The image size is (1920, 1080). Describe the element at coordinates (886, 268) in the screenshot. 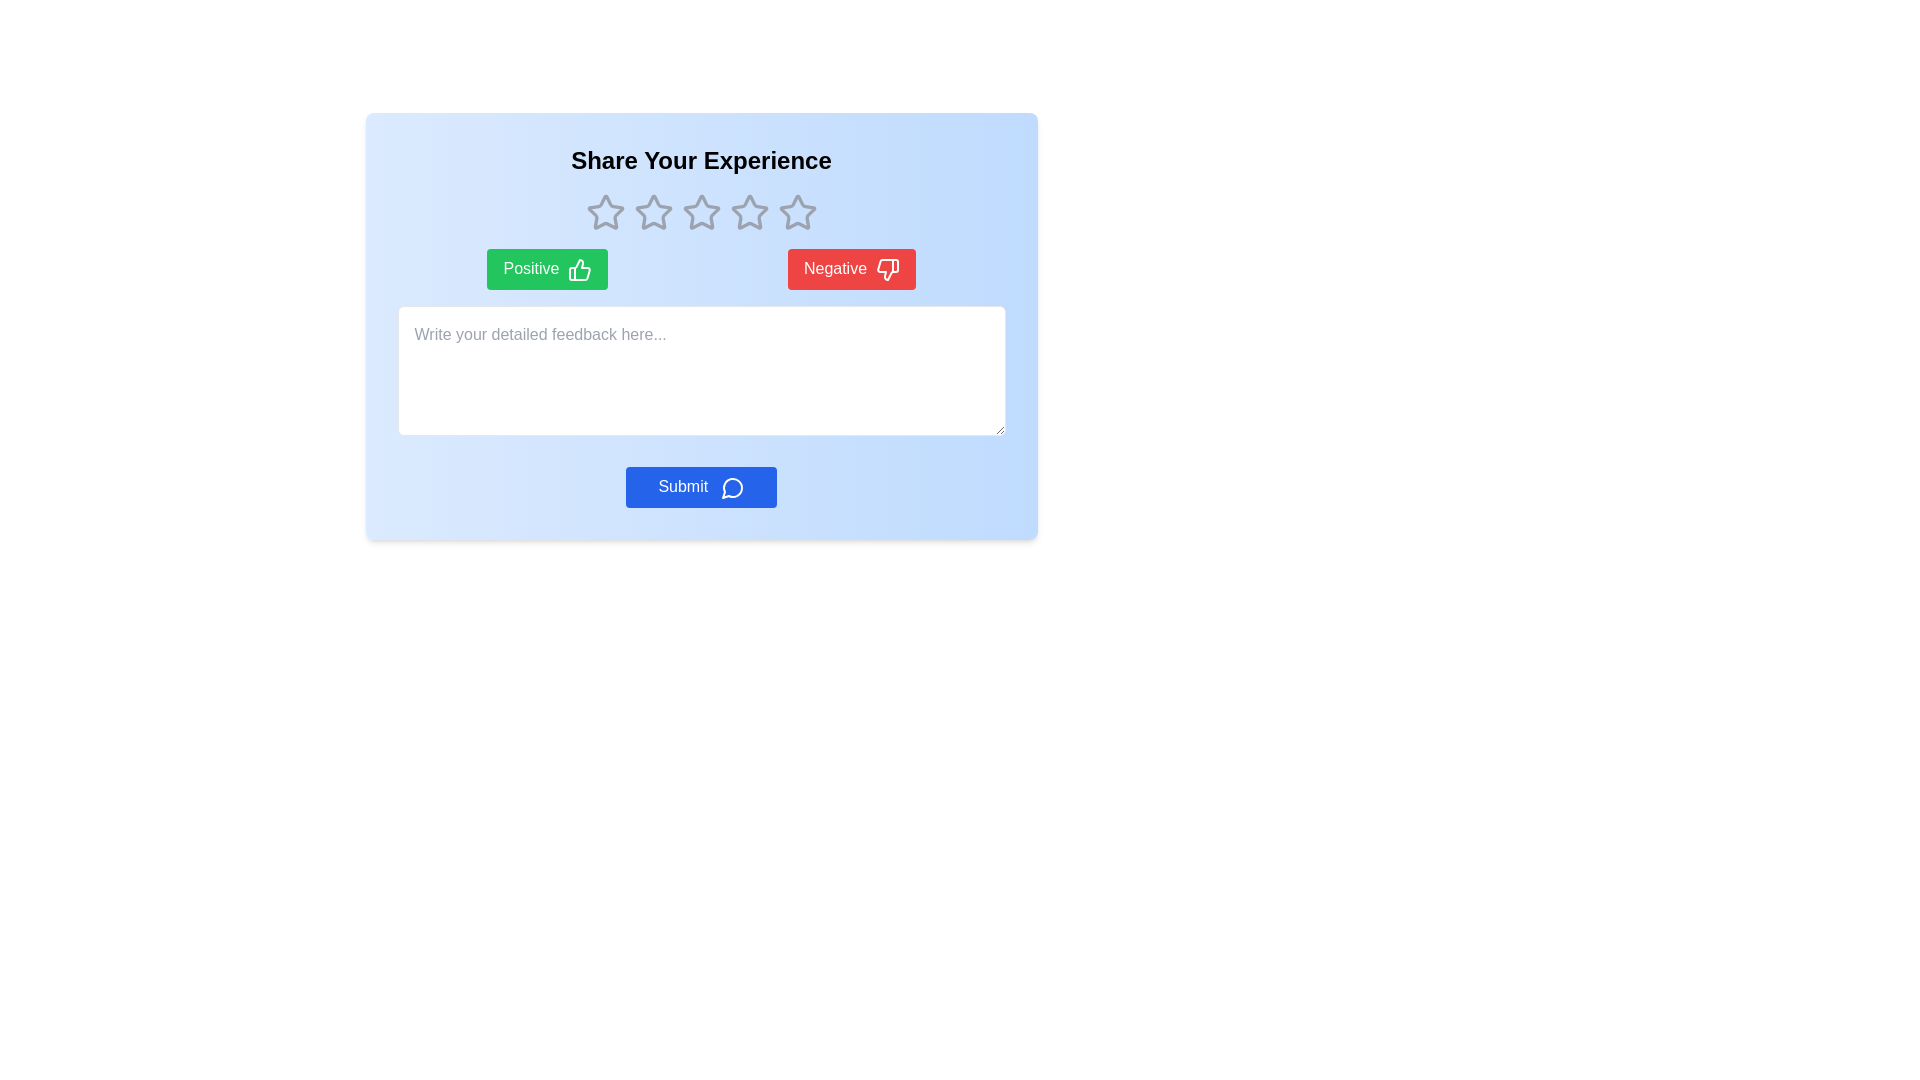

I see `thumbs-down icon graphical component within the 'Negative' feedback button using developer tools` at that location.